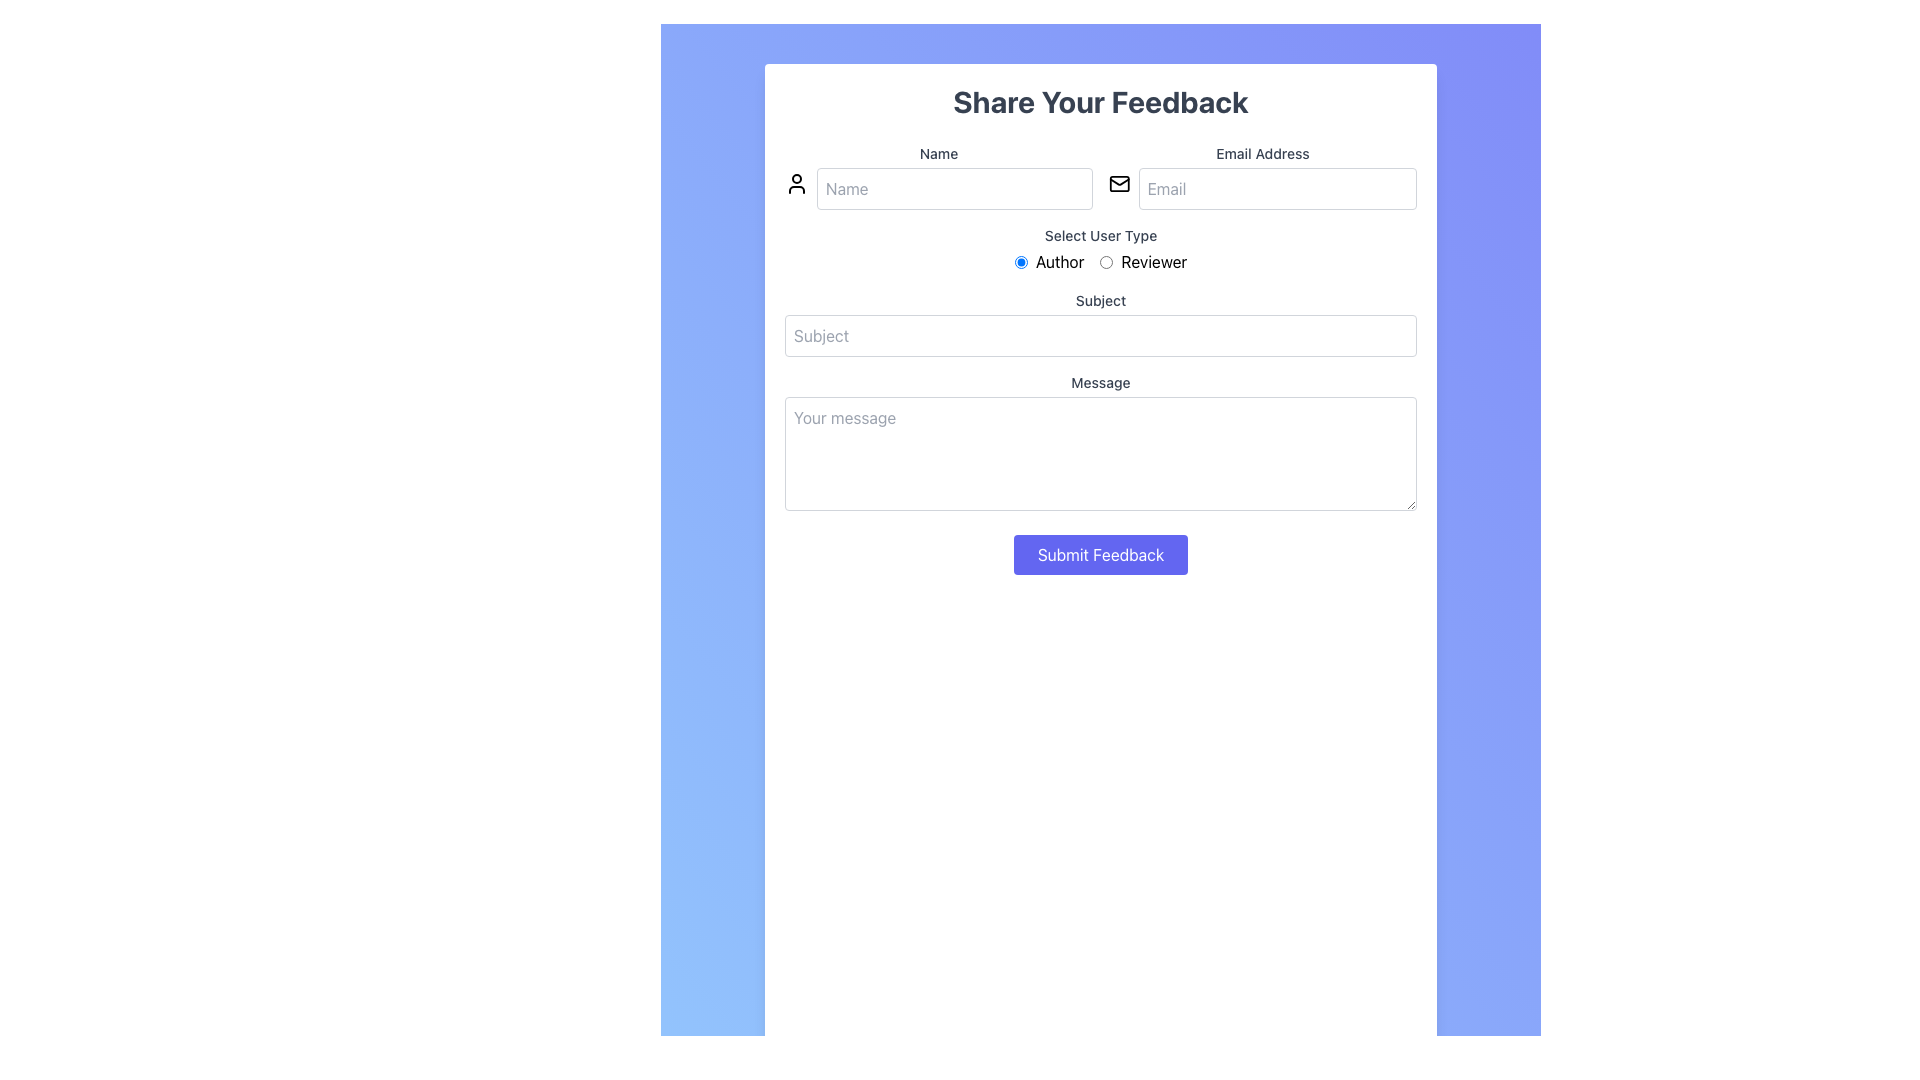 The height and width of the screenshot is (1080, 1920). Describe the element at coordinates (1118, 184) in the screenshot. I see `the decorative rectangle of the envelope icon, which signifies an email or messaging feature, positioned above the 'Email Address' text field` at that location.